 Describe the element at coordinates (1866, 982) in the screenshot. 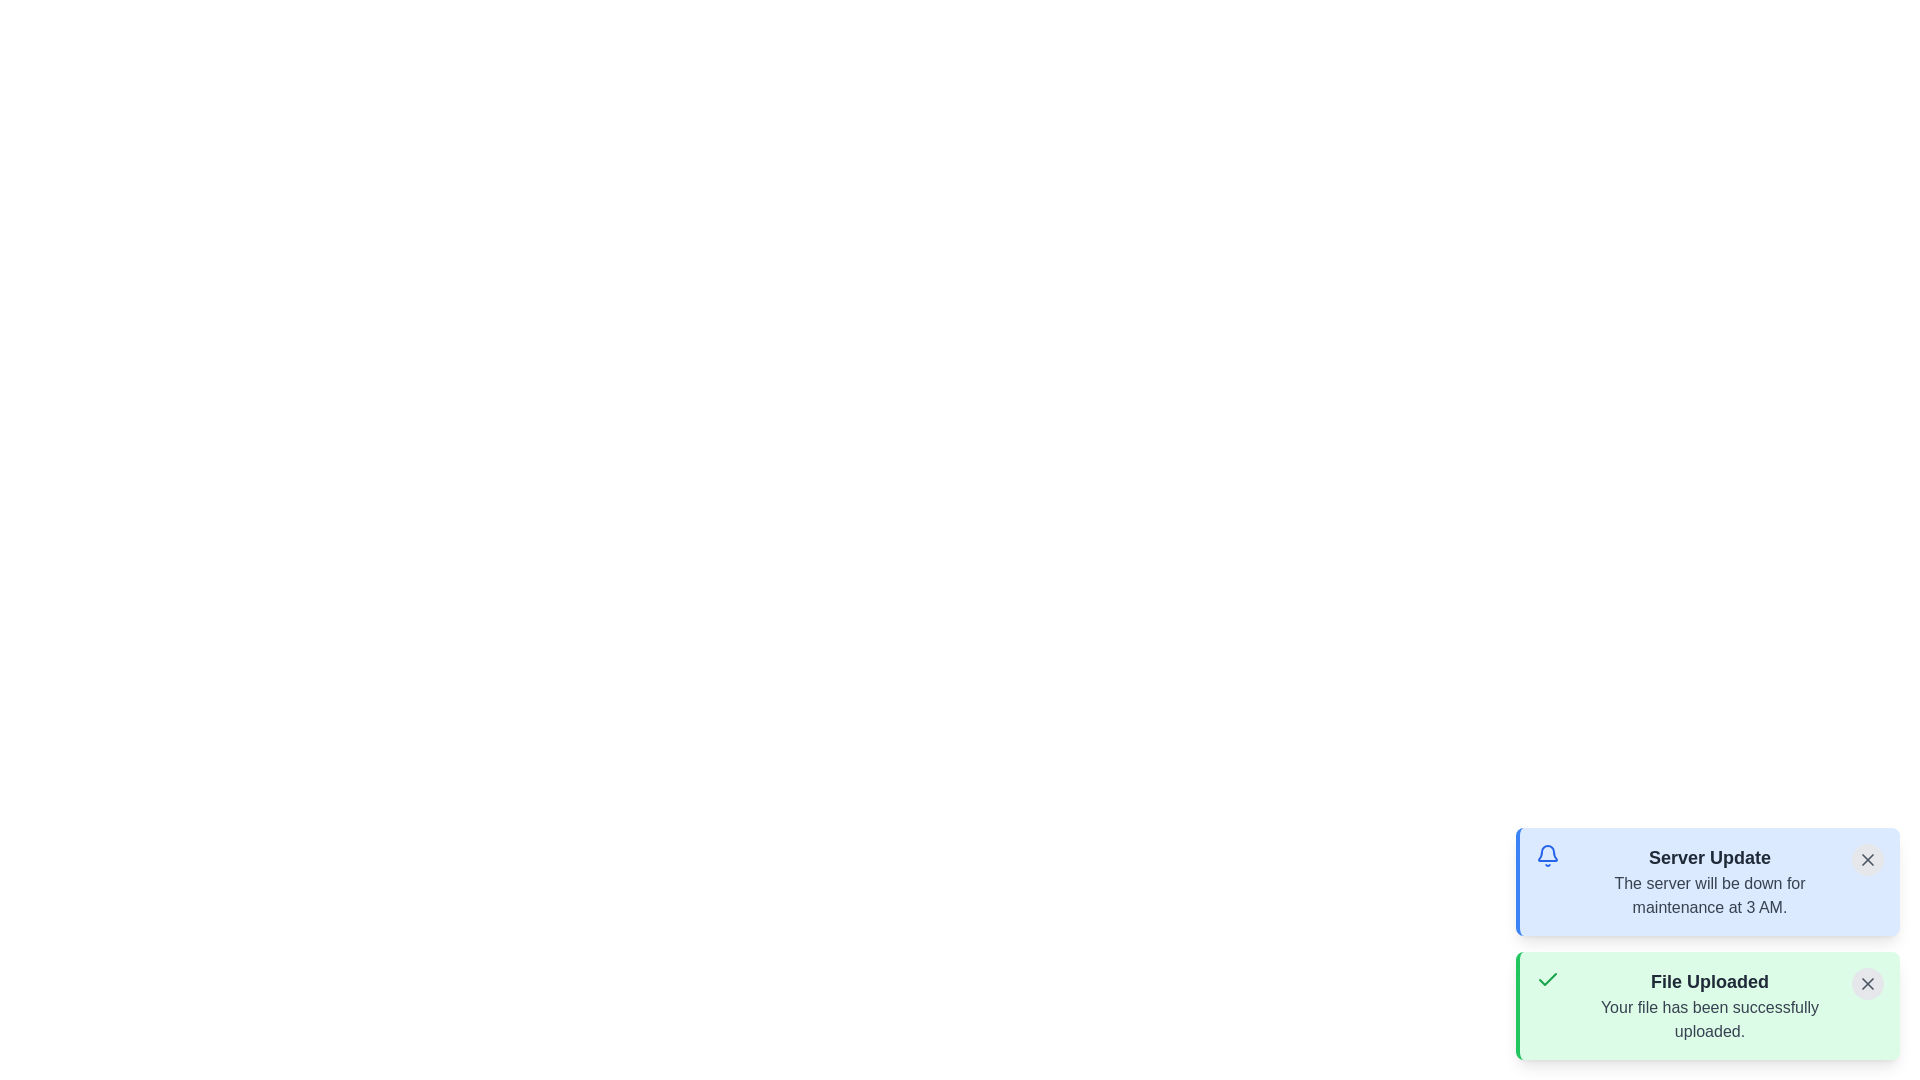

I see `the 'X' icon button within the 'File Uploaded' notification box` at that location.